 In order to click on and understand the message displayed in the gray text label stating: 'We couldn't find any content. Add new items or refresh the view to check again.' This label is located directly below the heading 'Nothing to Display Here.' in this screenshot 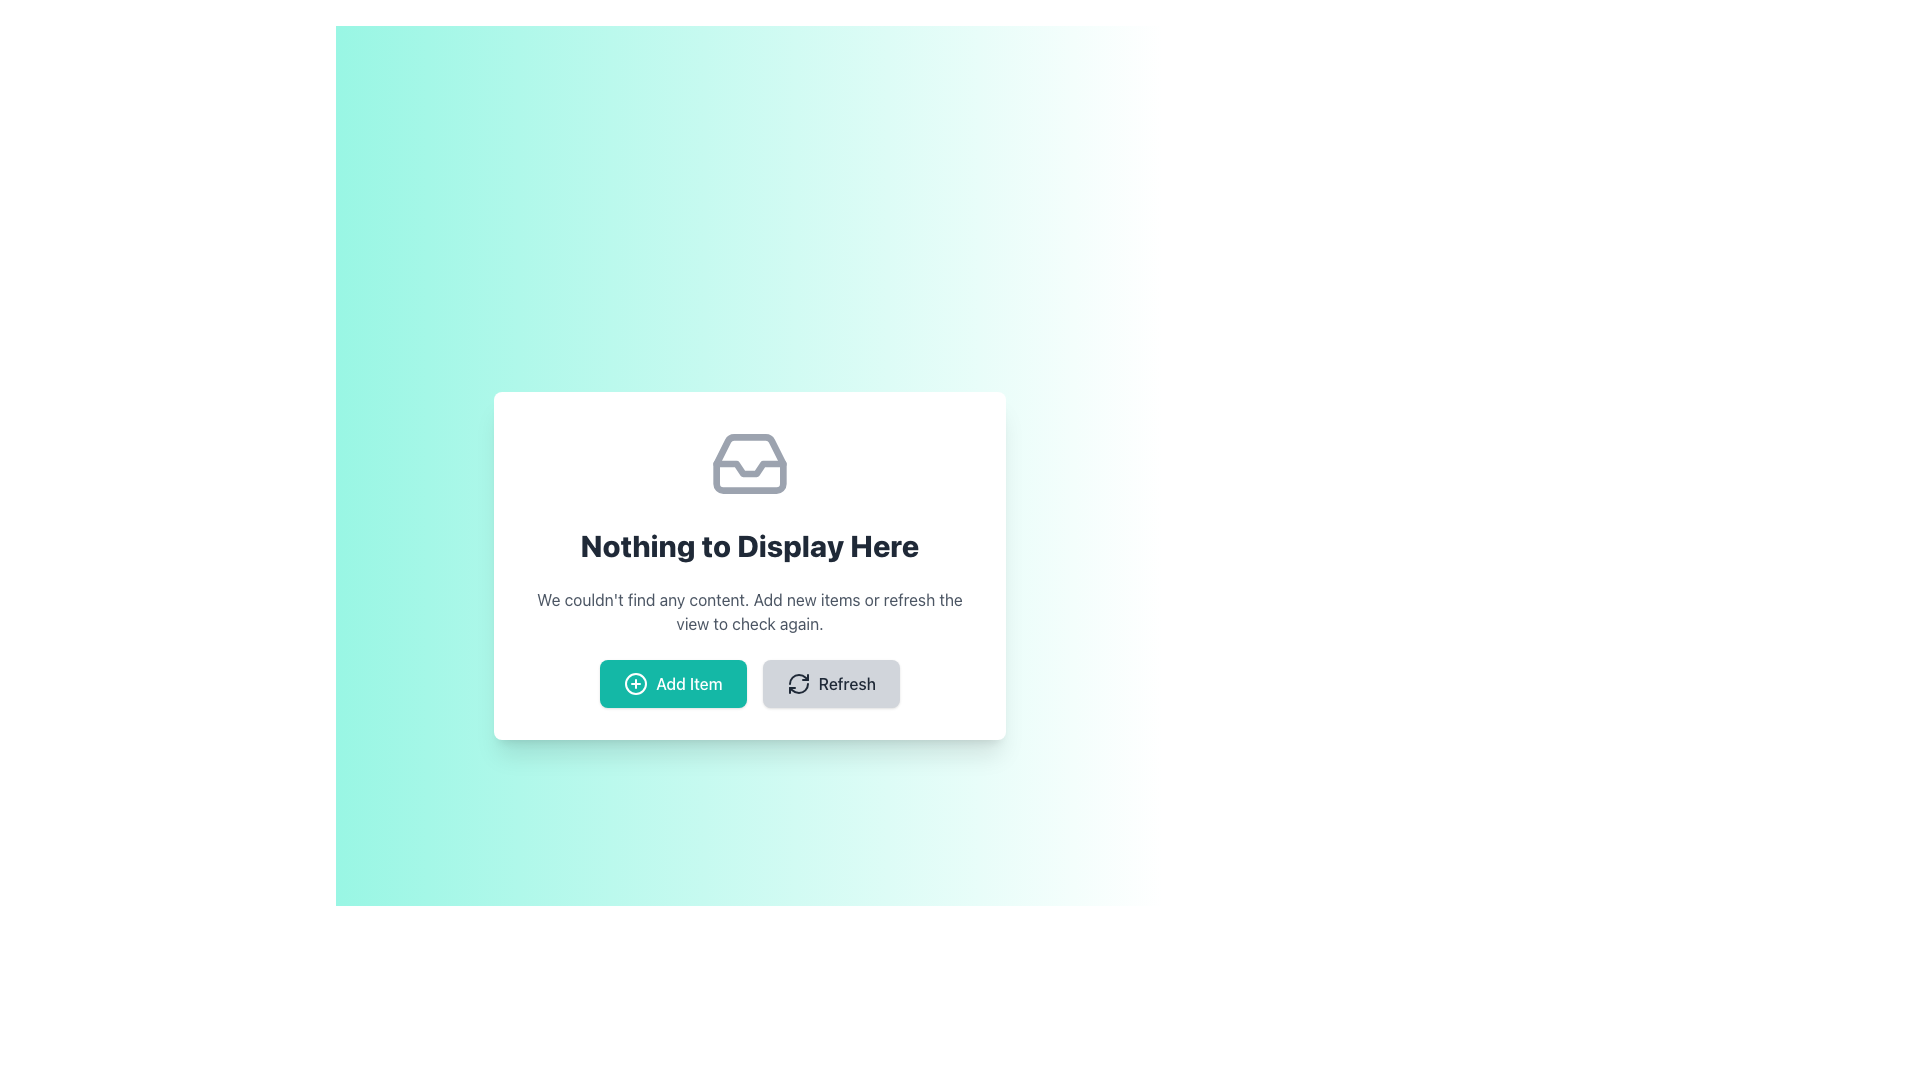, I will do `click(748, 611)`.